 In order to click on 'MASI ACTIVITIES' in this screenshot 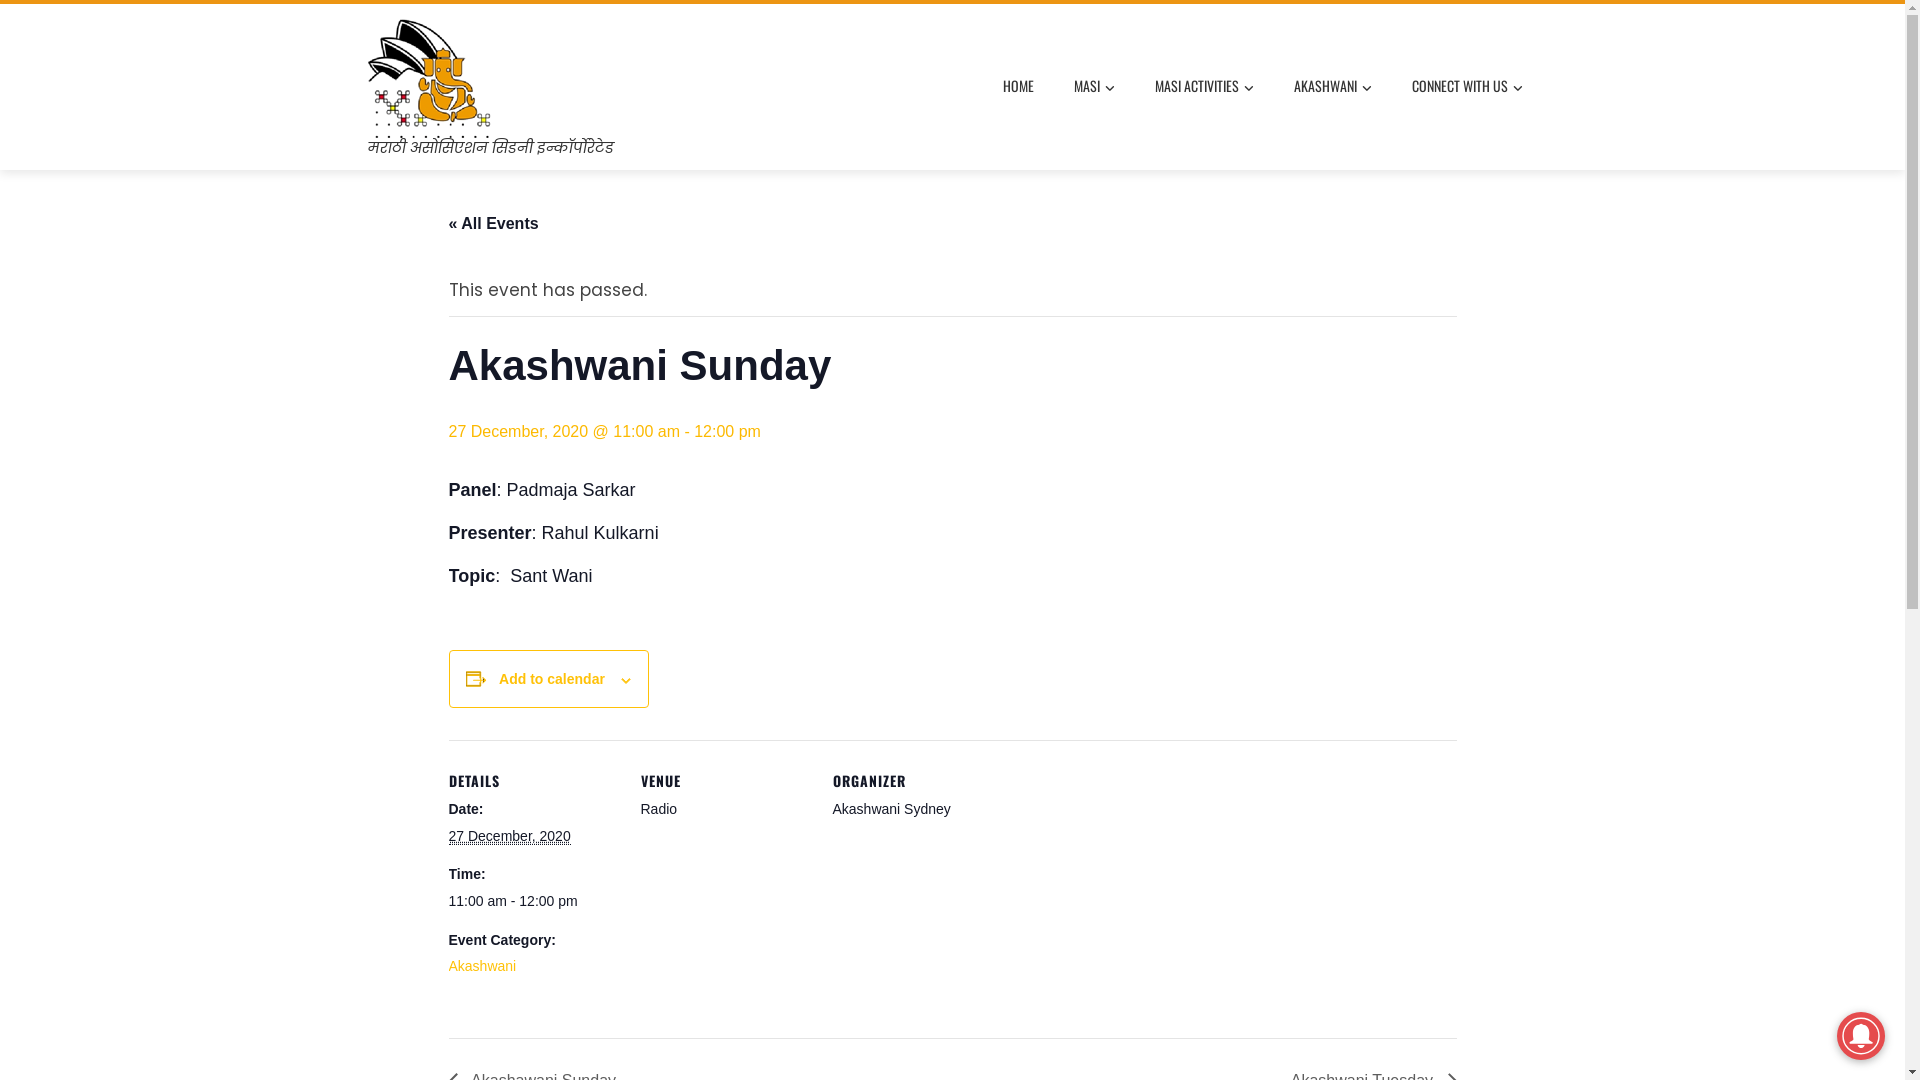, I will do `click(1203, 86)`.